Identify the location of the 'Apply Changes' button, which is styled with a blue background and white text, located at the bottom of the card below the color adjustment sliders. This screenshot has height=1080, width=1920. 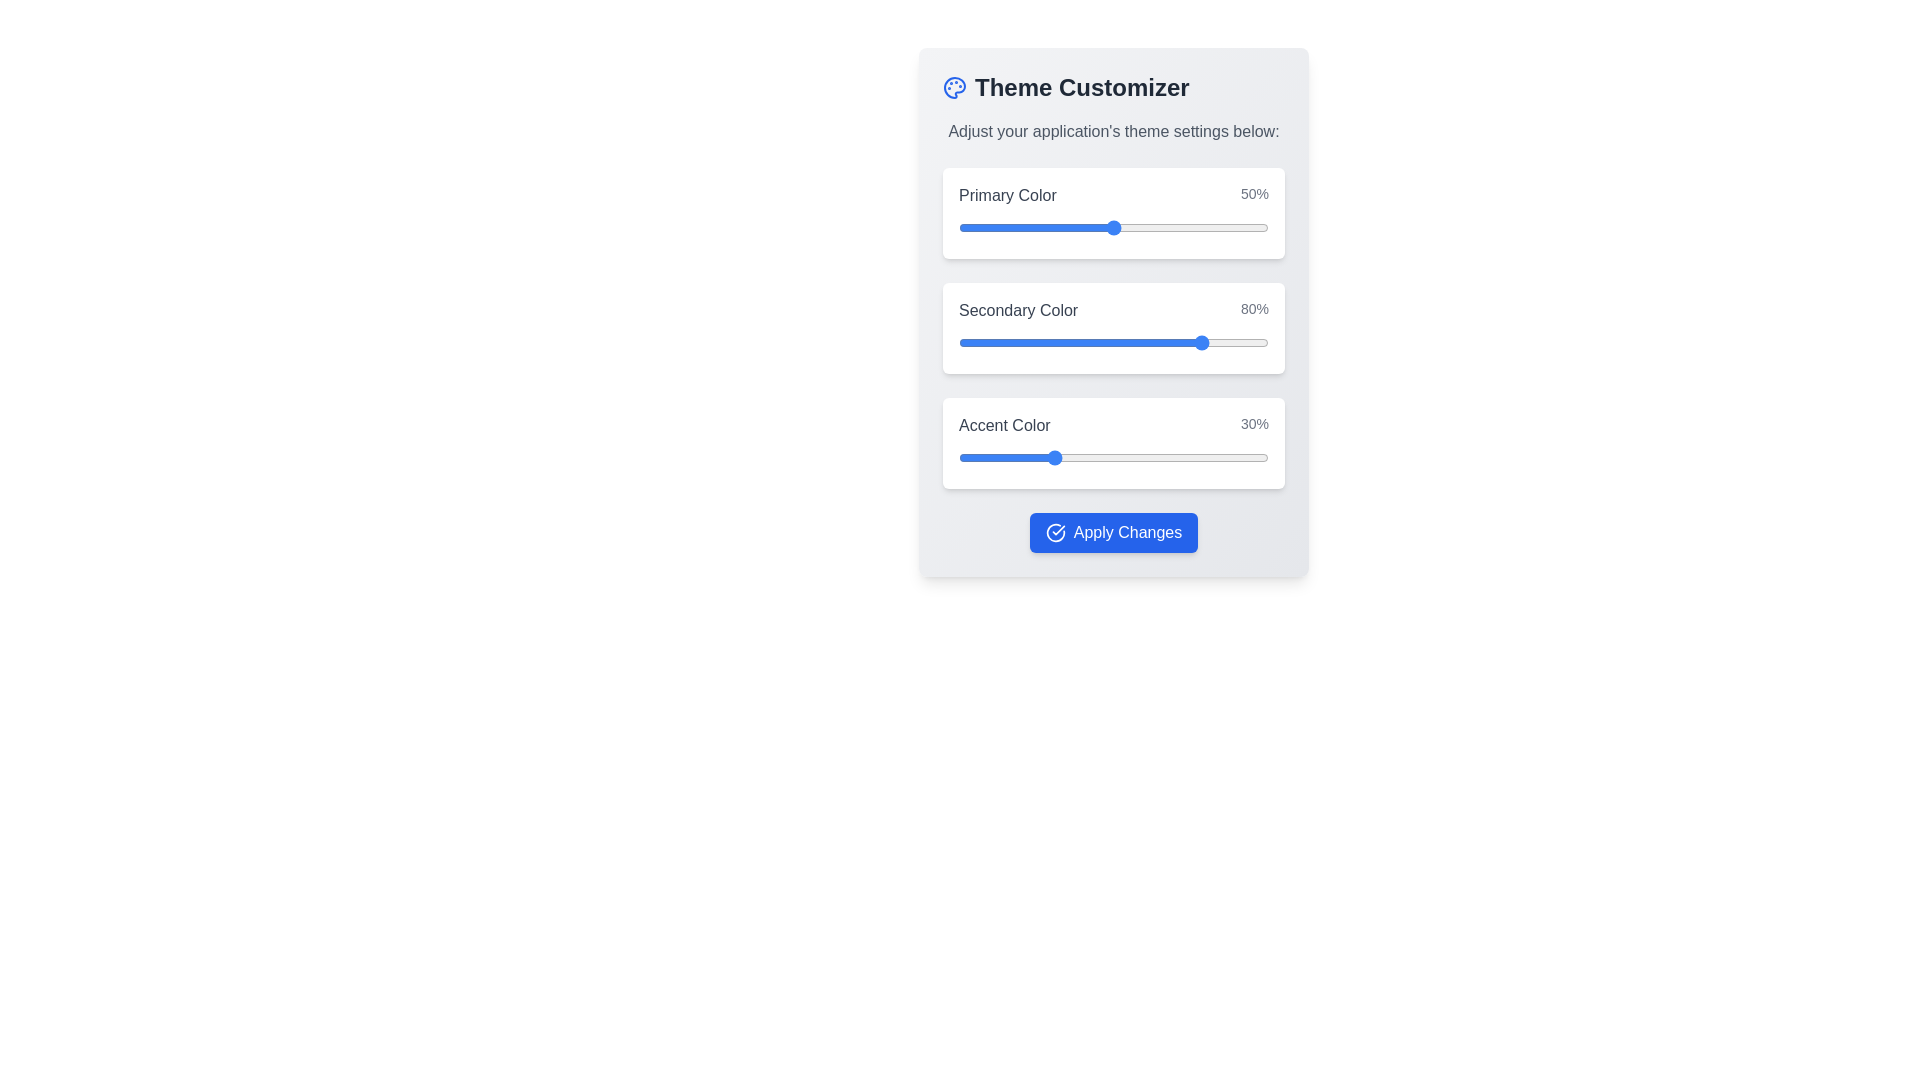
(1112, 531).